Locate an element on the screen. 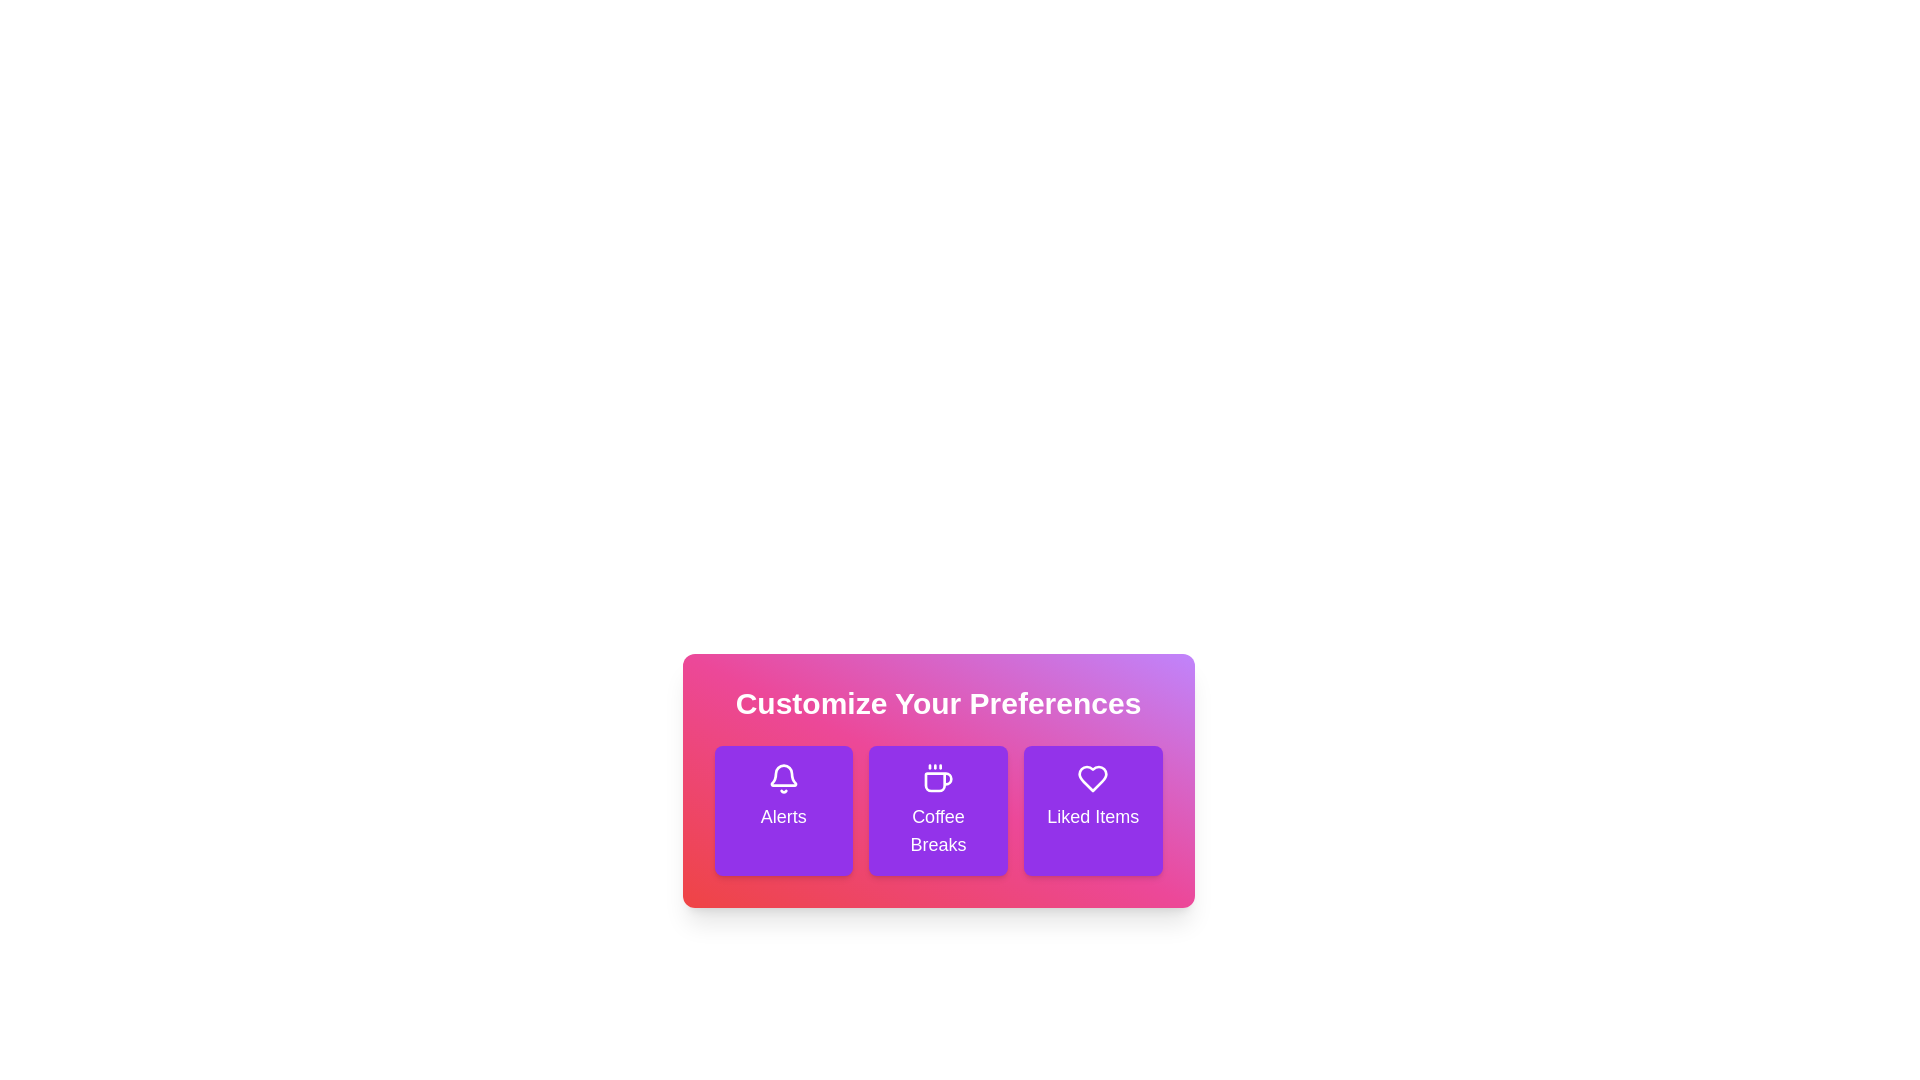 The image size is (1920, 1080). the 'Liked Items' button, which is a rectangular button with a purple background and a white heart icon, located to the right of the 'Coffee Breaks' button is located at coordinates (1092, 810).